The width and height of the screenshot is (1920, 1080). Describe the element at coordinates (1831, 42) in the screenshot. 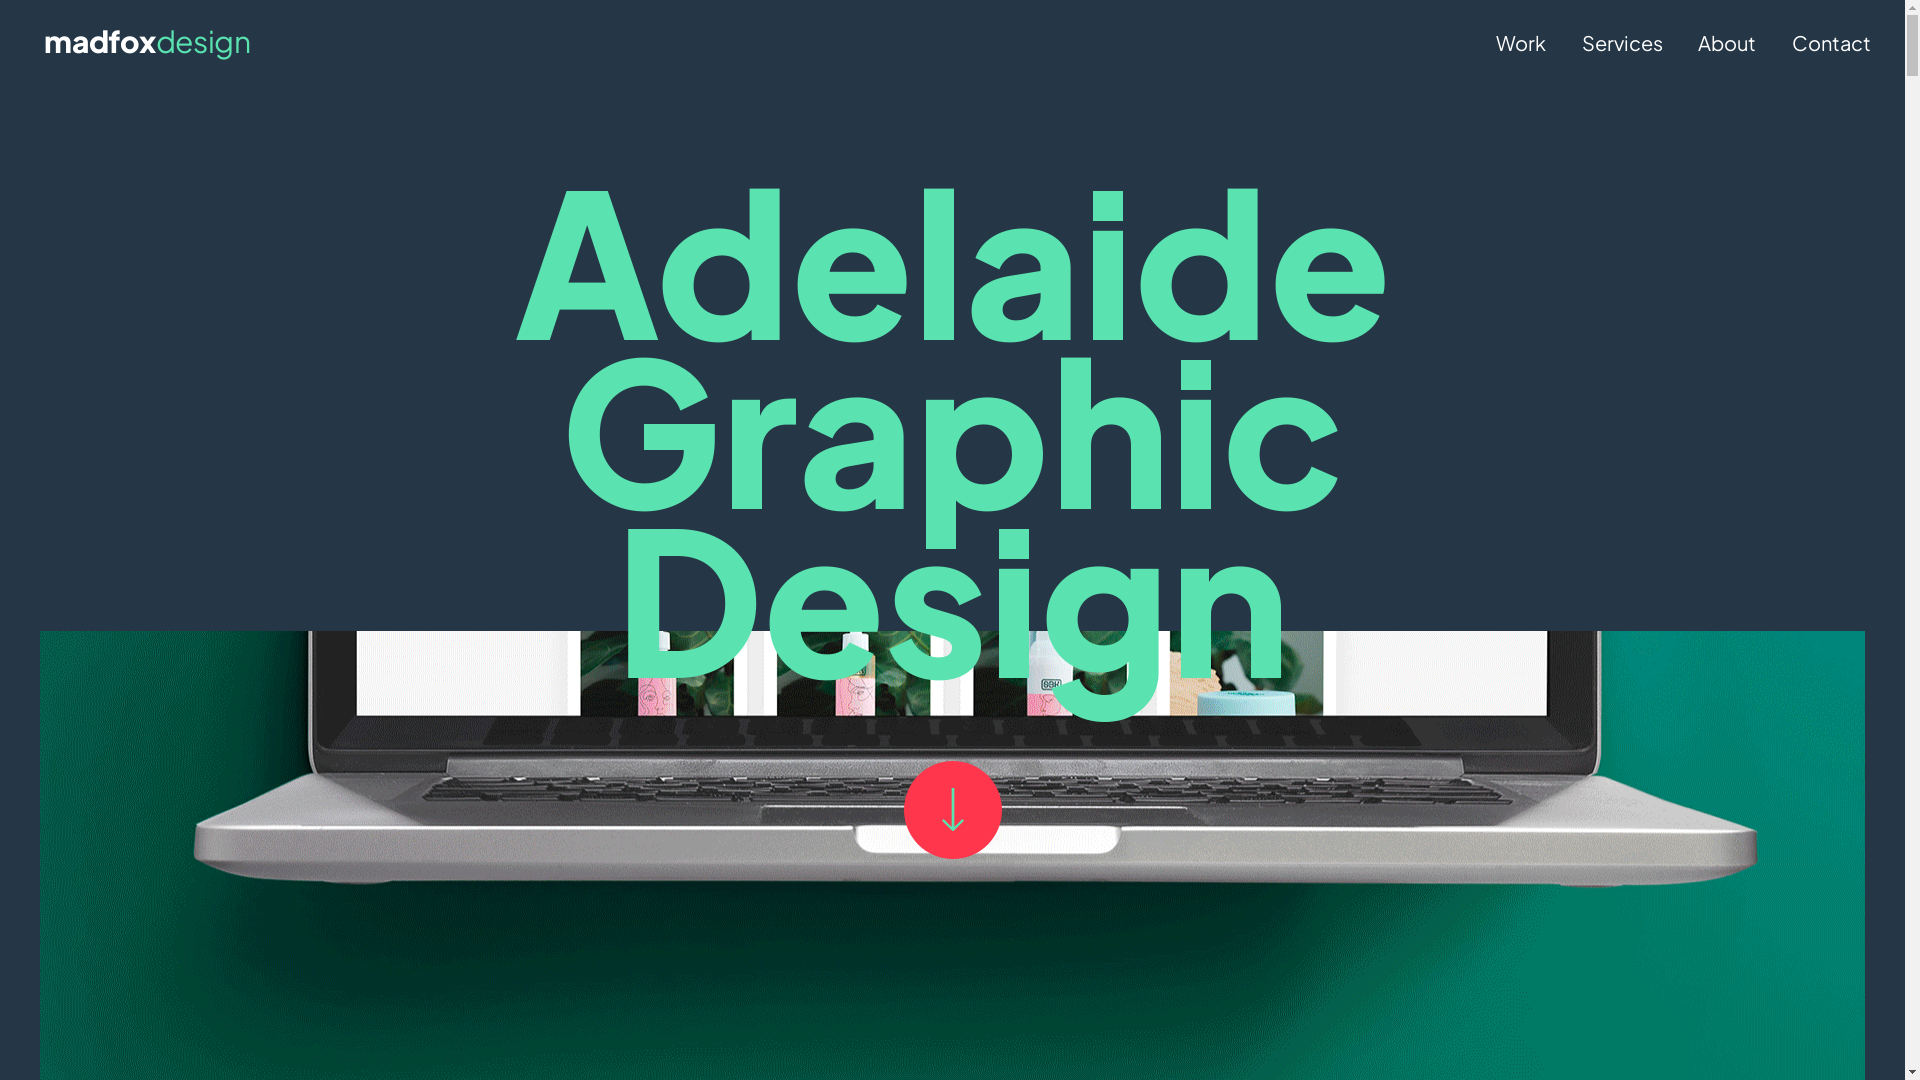

I see `'Contact'` at that location.